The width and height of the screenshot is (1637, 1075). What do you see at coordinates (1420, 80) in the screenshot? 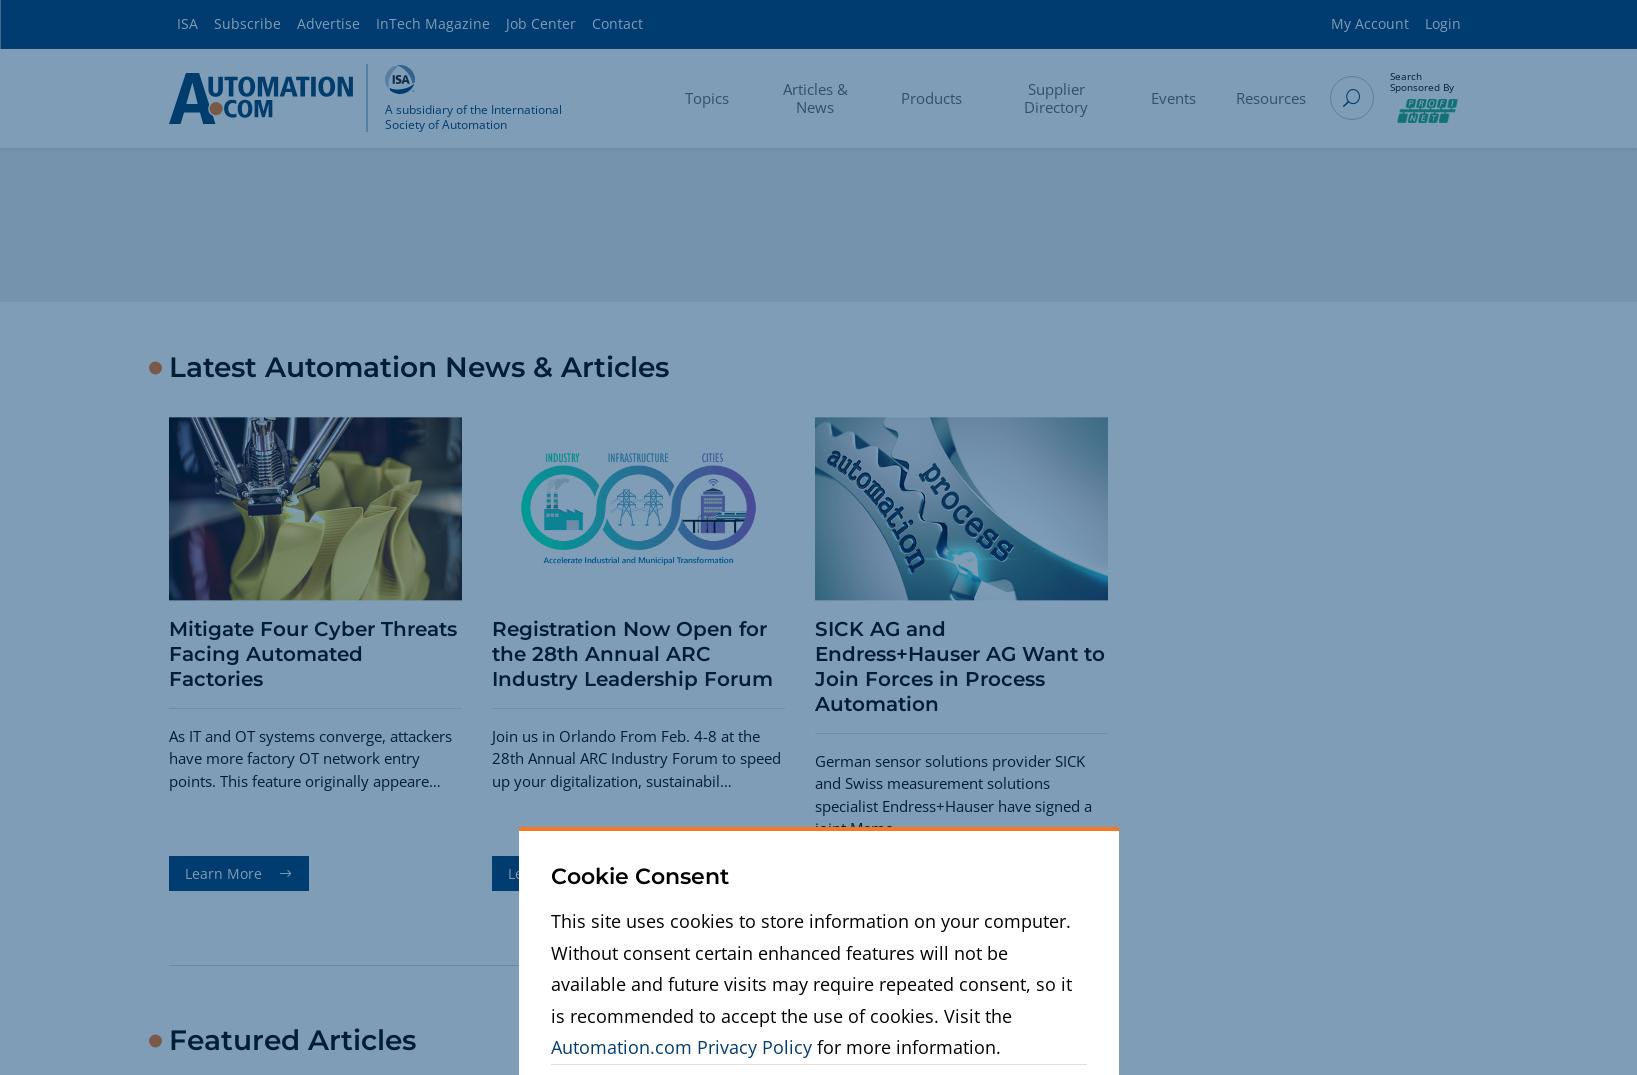
I see `'Search Sponsored By'` at bounding box center [1420, 80].